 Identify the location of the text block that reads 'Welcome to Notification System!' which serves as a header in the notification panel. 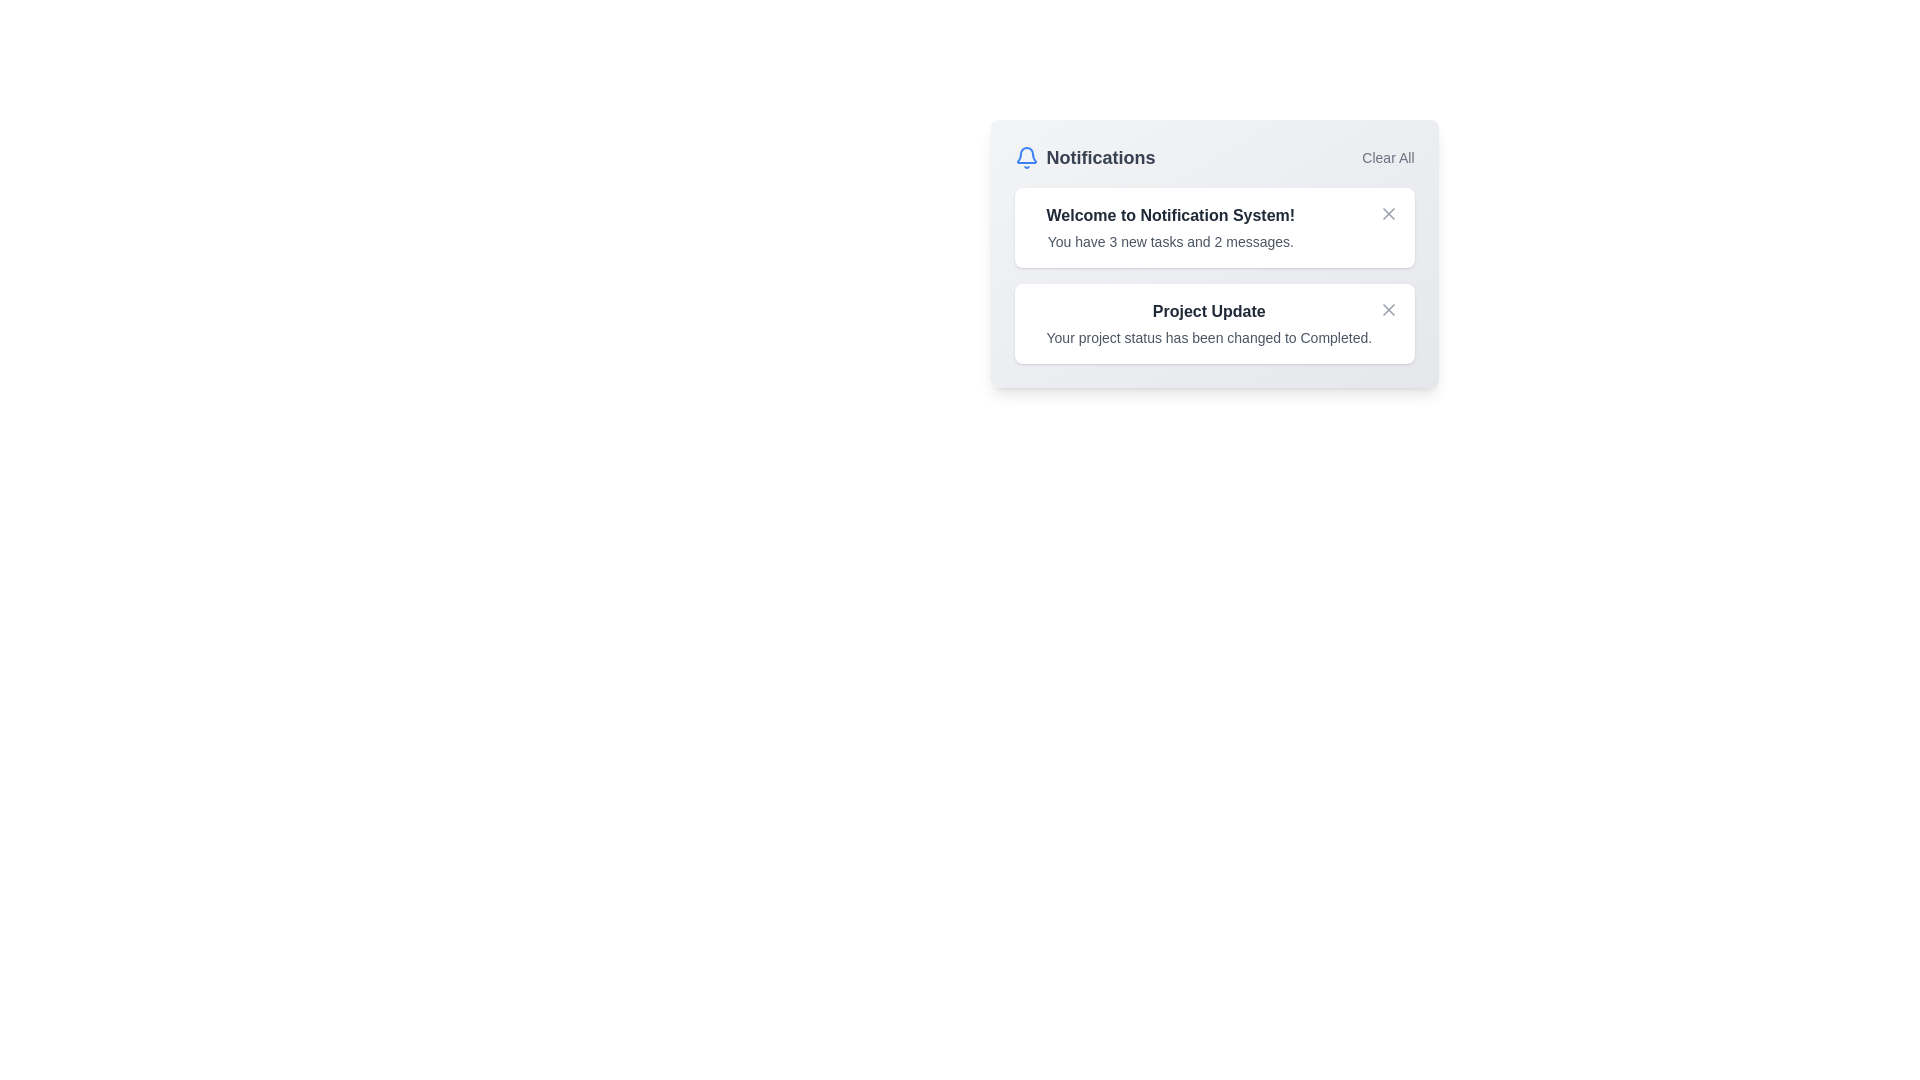
(1170, 216).